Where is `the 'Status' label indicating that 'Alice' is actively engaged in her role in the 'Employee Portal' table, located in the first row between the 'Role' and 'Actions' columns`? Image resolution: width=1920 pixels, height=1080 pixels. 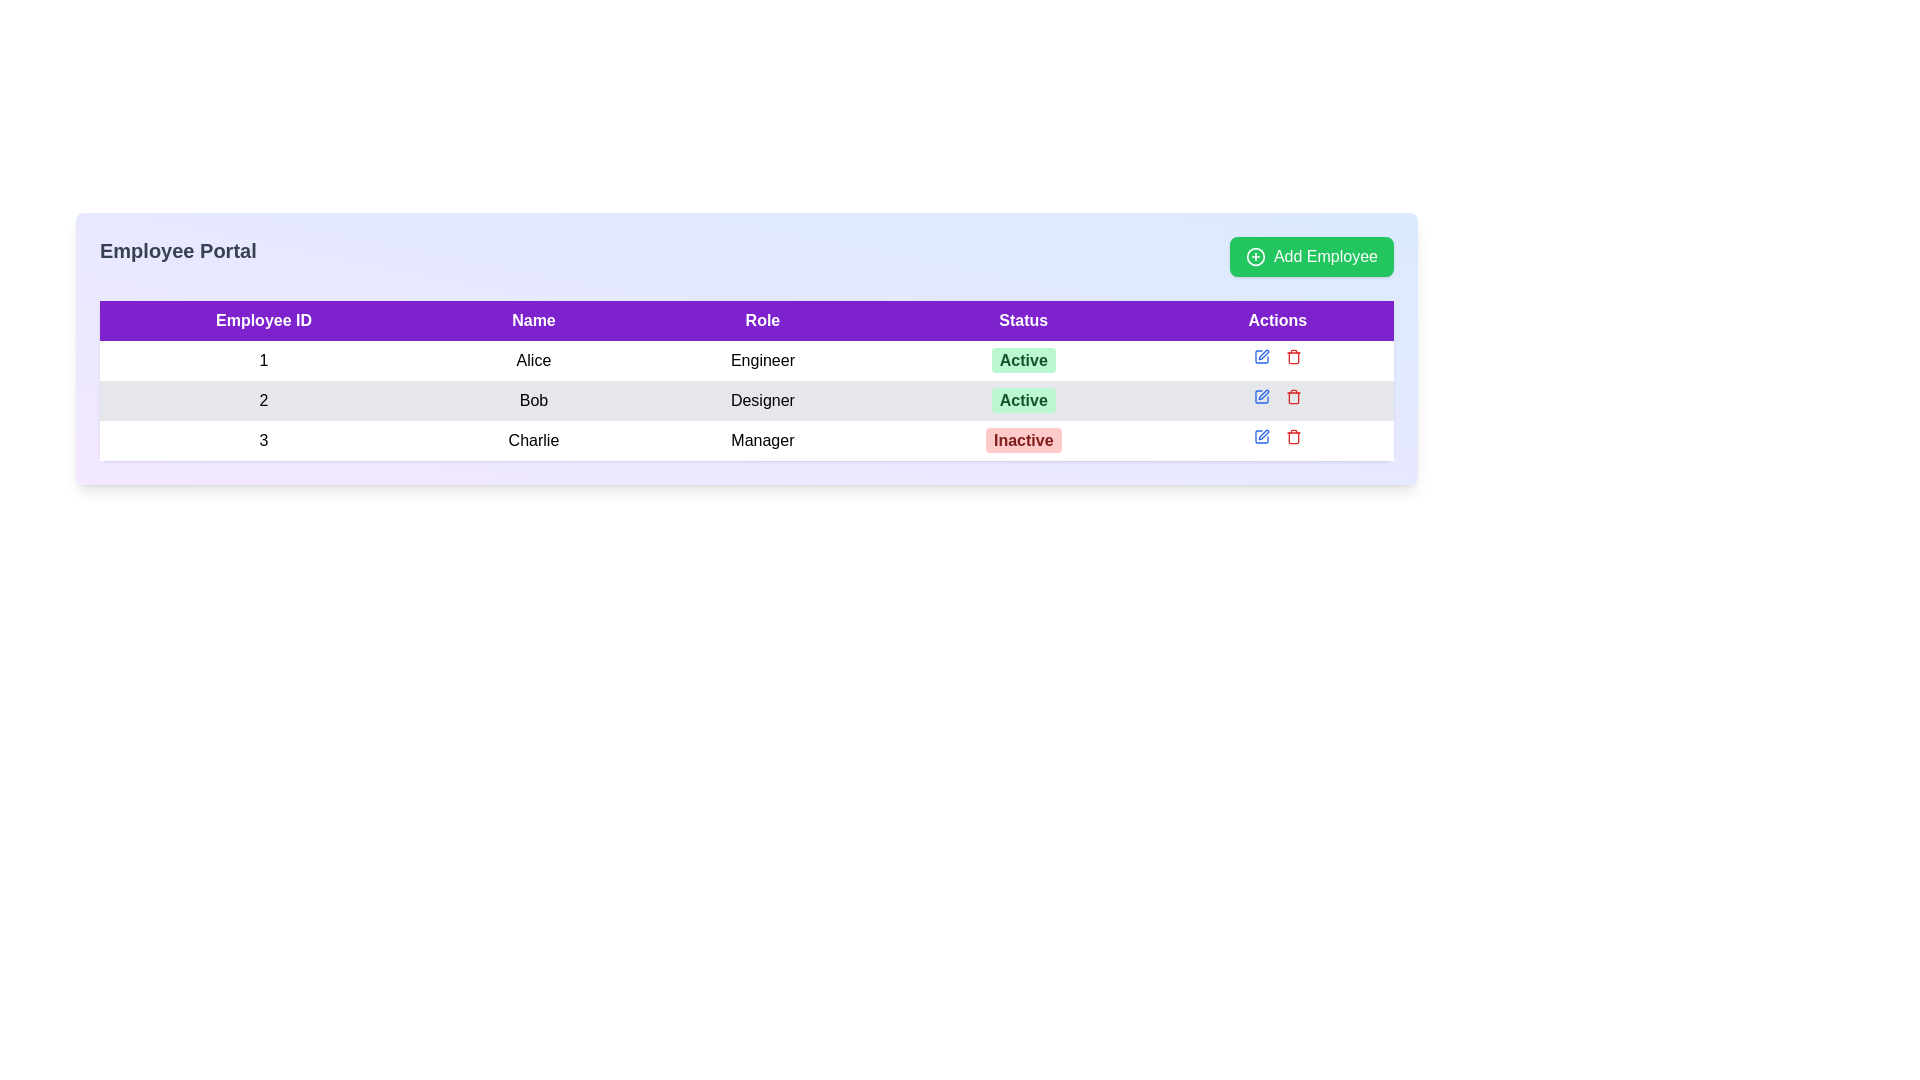 the 'Status' label indicating that 'Alice' is actively engaged in her role in the 'Employee Portal' table, located in the first row between the 'Role' and 'Actions' columns is located at coordinates (1023, 361).